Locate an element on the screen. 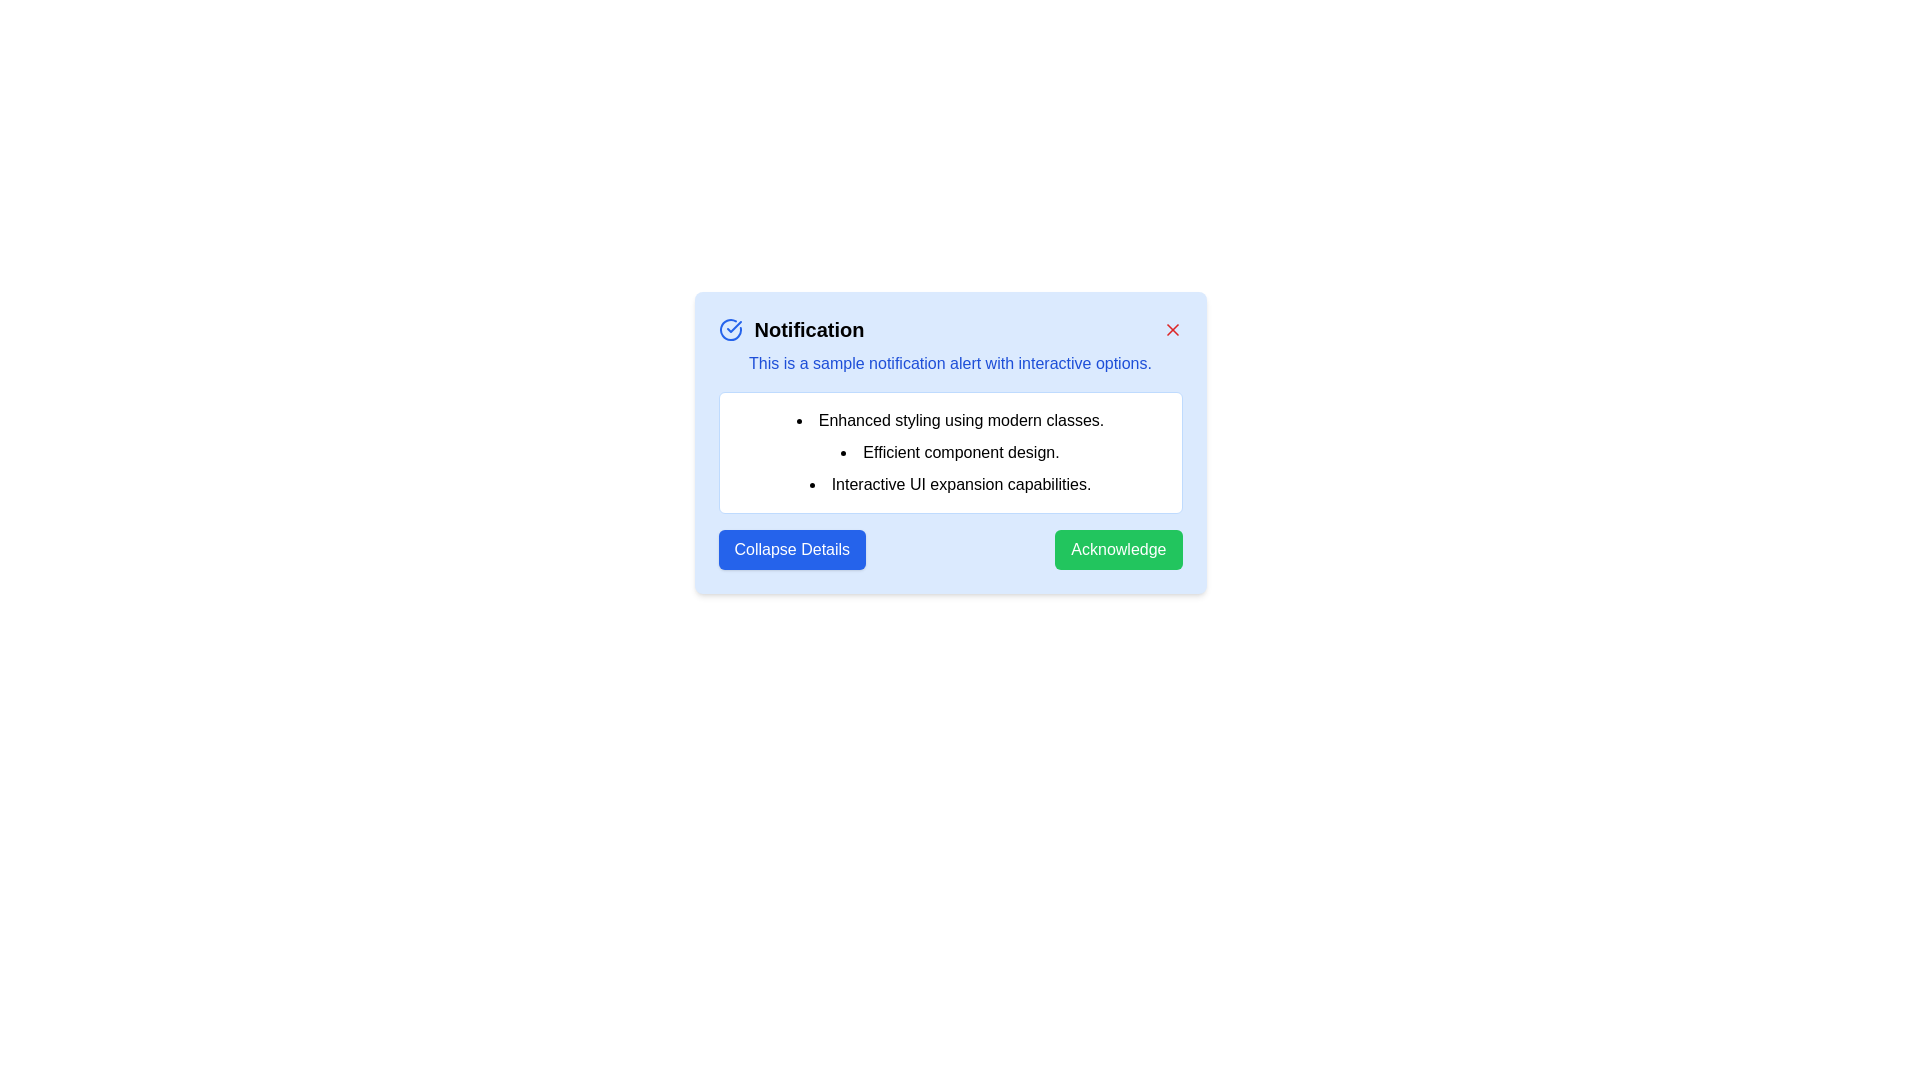 This screenshot has height=1080, width=1920. 'Collapse Details' button to toggle the visibility of the additional details section is located at coordinates (791, 550).